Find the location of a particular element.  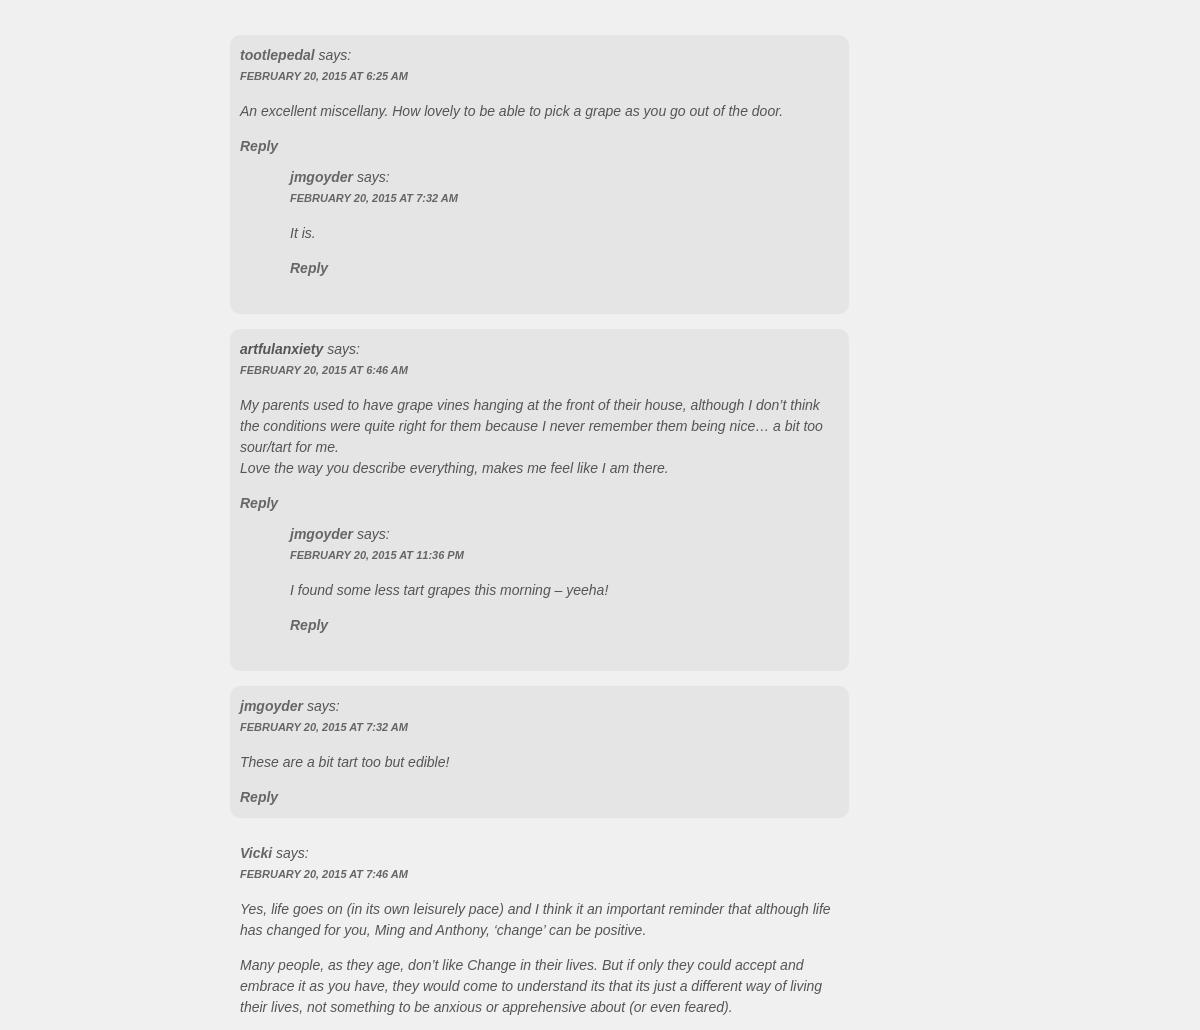

'February 20, 2015 at 6:46 AM' is located at coordinates (239, 369).